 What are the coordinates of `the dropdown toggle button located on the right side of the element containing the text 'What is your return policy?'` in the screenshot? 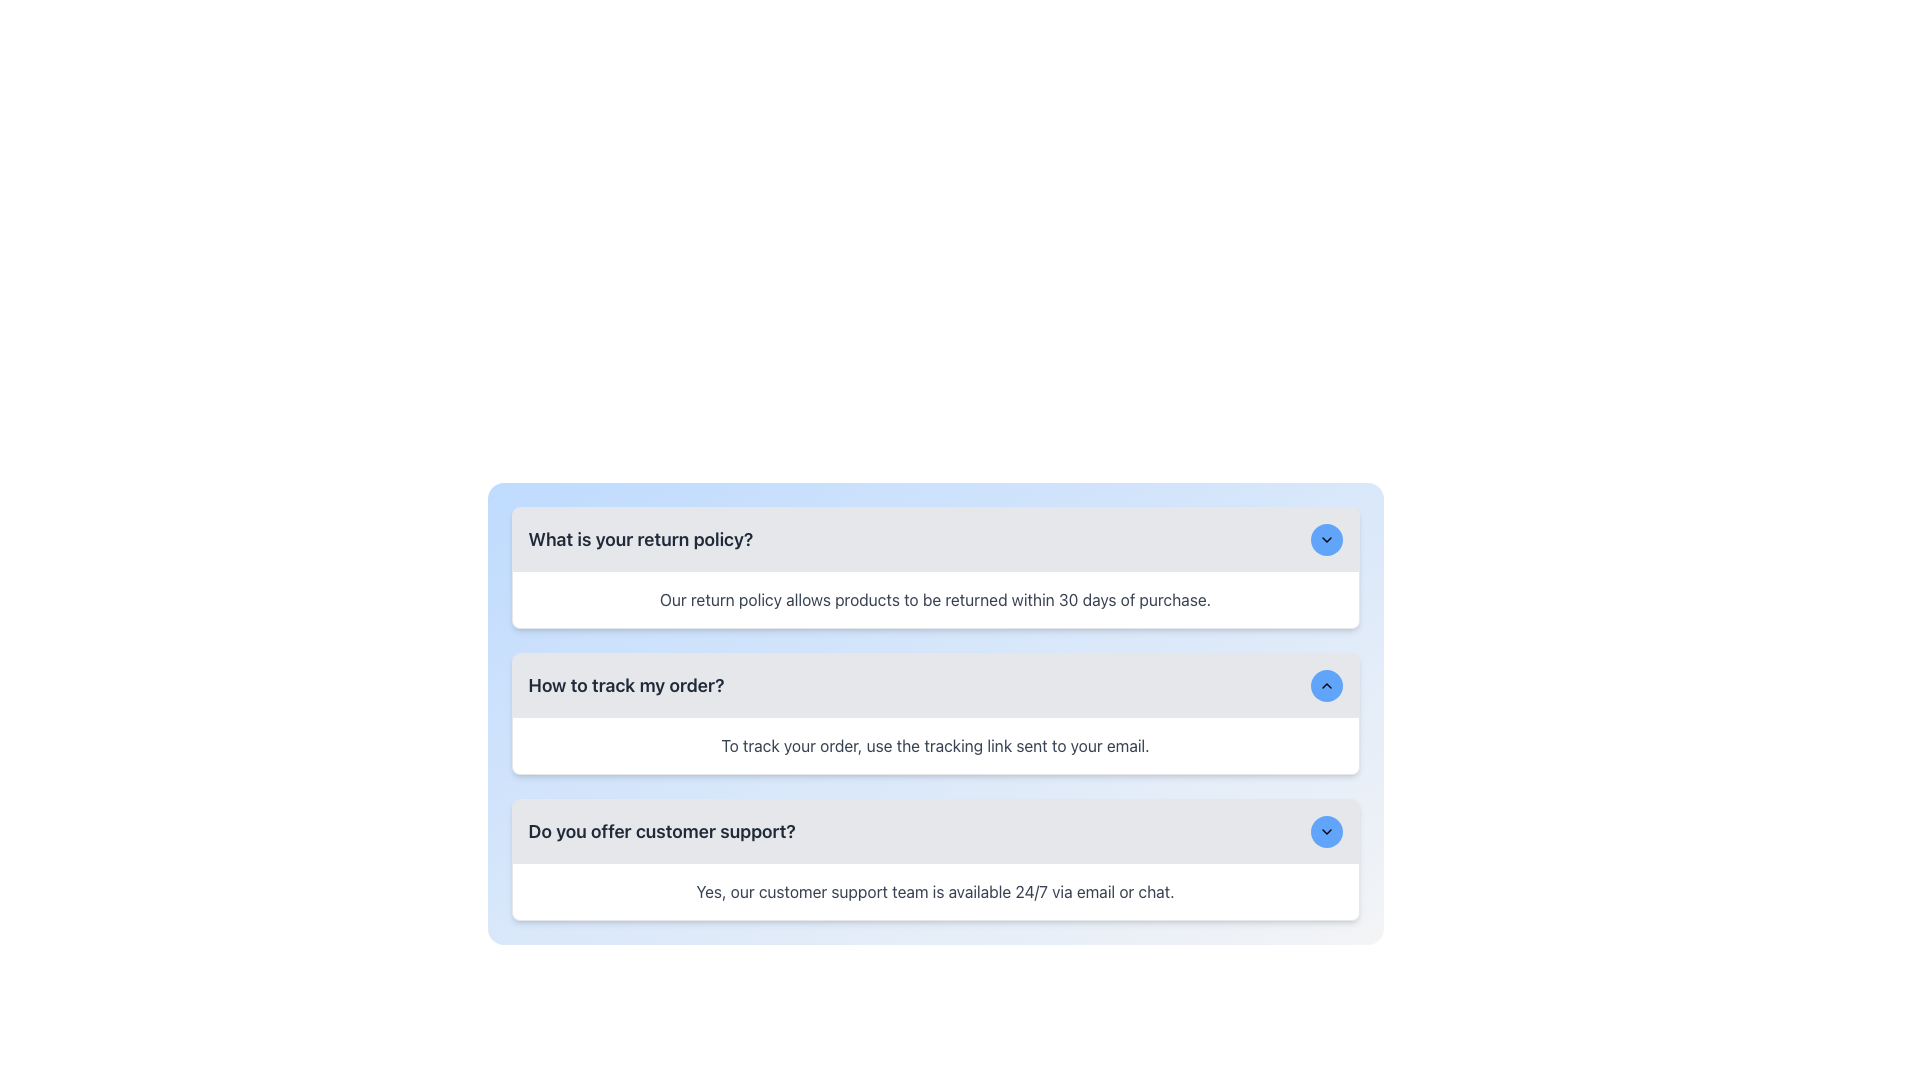 It's located at (1326, 540).